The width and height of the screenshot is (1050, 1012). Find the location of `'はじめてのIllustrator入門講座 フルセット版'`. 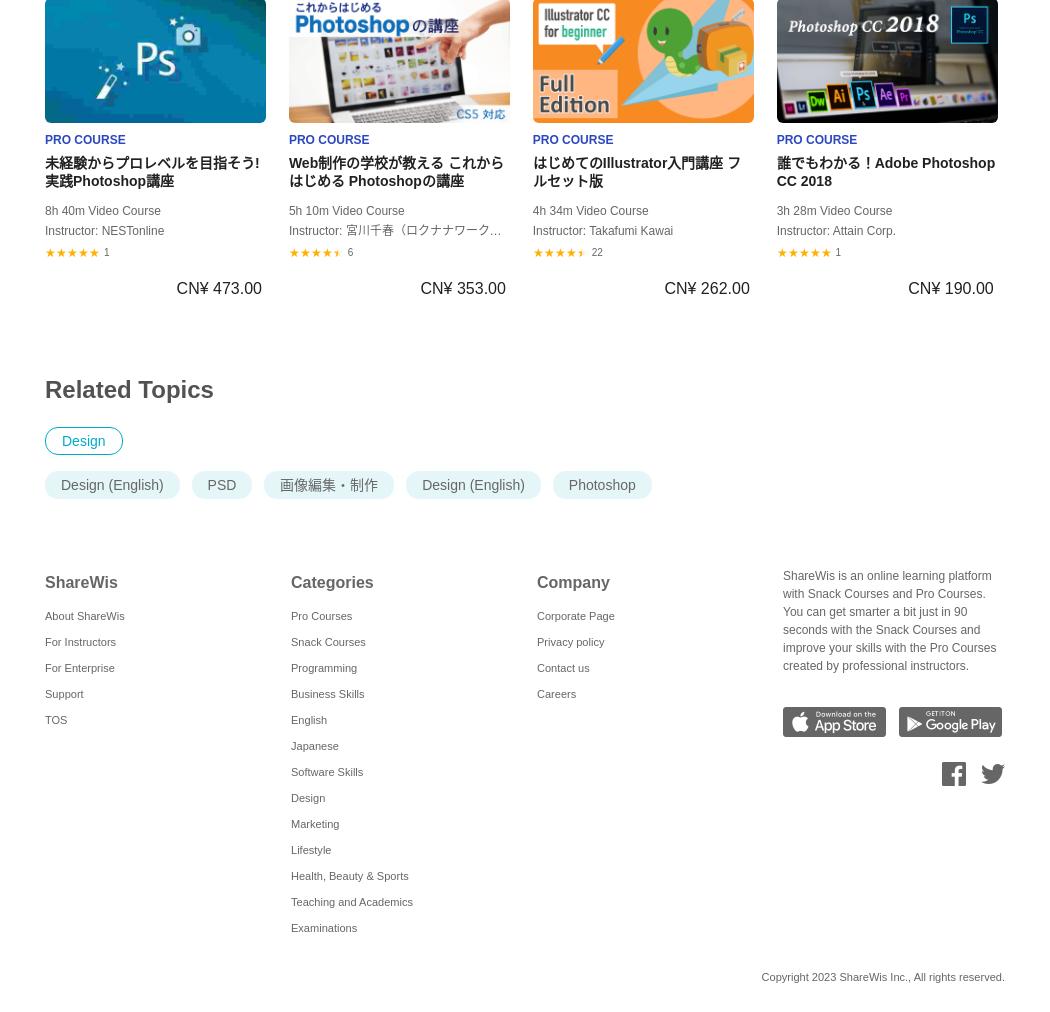

'はじめてのIllustrator入門講座 フルセット版' is located at coordinates (636, 171).